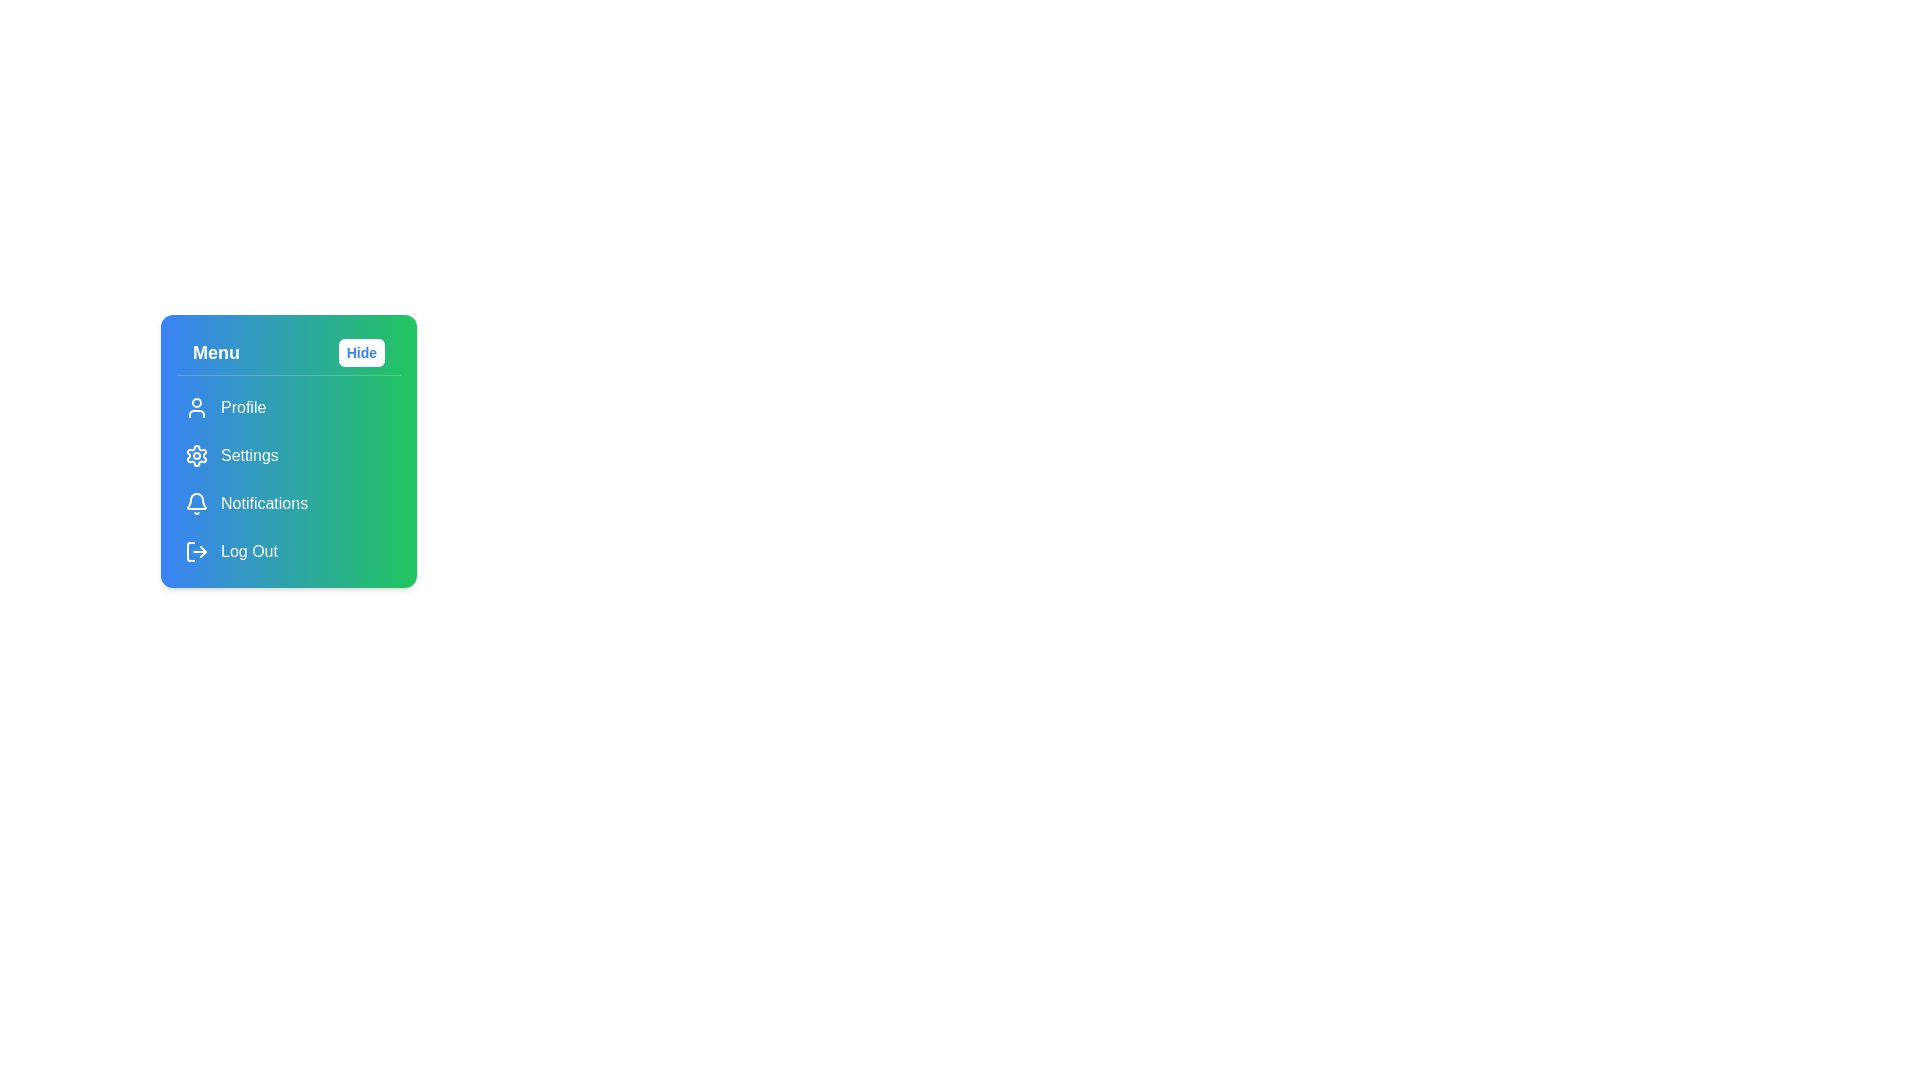 The image size is (1920, 1080). I want to click on the button in the top-right corner of the panel with a gradient blue-to-green background to hide the menu or panel, so click(361, 352).